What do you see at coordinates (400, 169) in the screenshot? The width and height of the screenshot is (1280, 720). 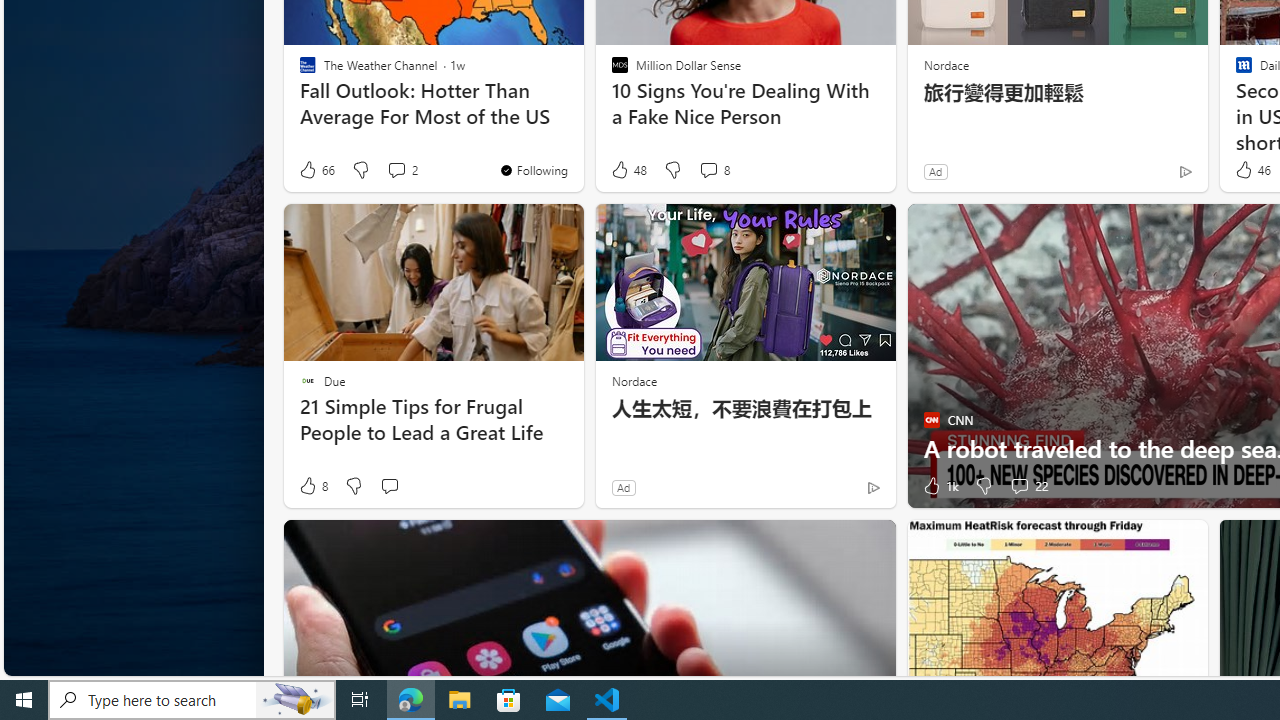 I see `'View comments 2 Comment'` at bounding box center [400, 169].